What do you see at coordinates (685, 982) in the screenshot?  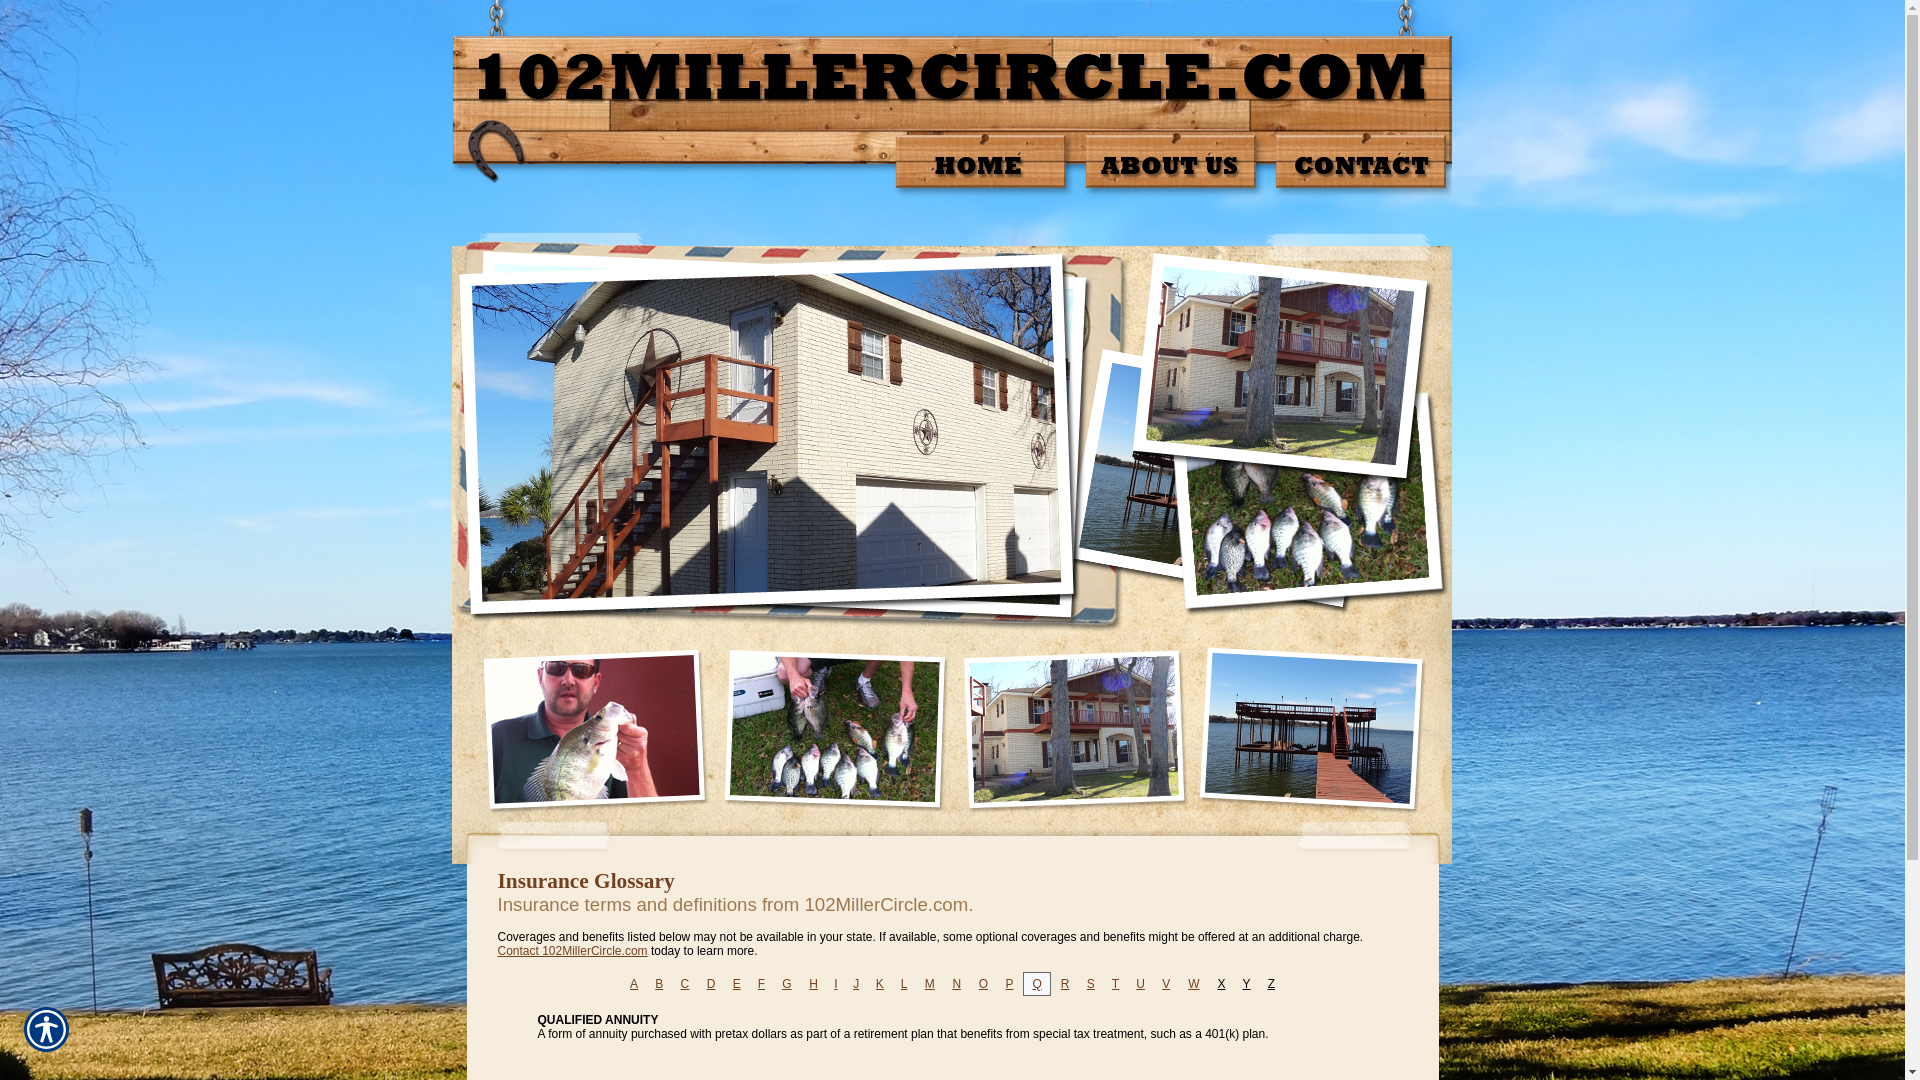 I see `'C'` at bounding box center [685, 982].